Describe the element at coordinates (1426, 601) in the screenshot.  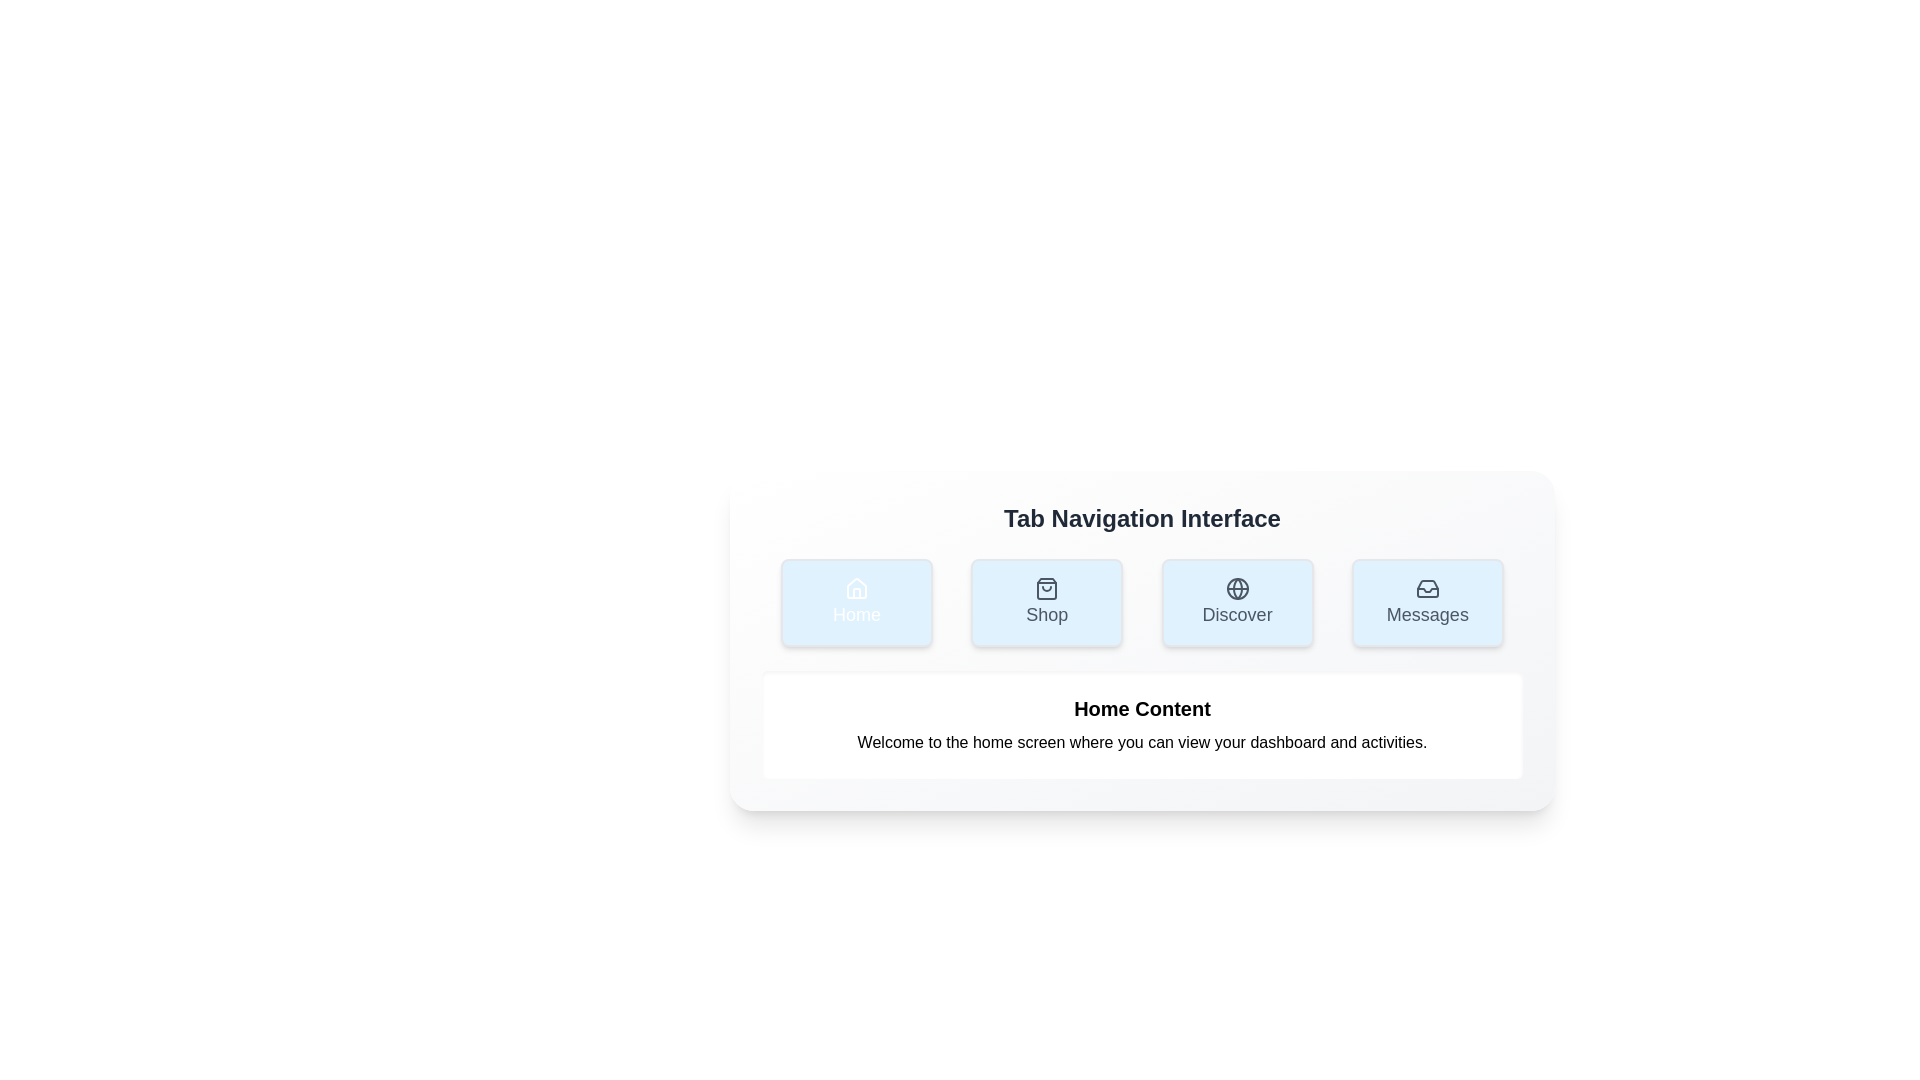
I see `the 'Messages' button, which is a rectangular button with rounded corners, light blue background, an inbox icon, and medium gray text, located at the far-right of the navigation bar` at that location.